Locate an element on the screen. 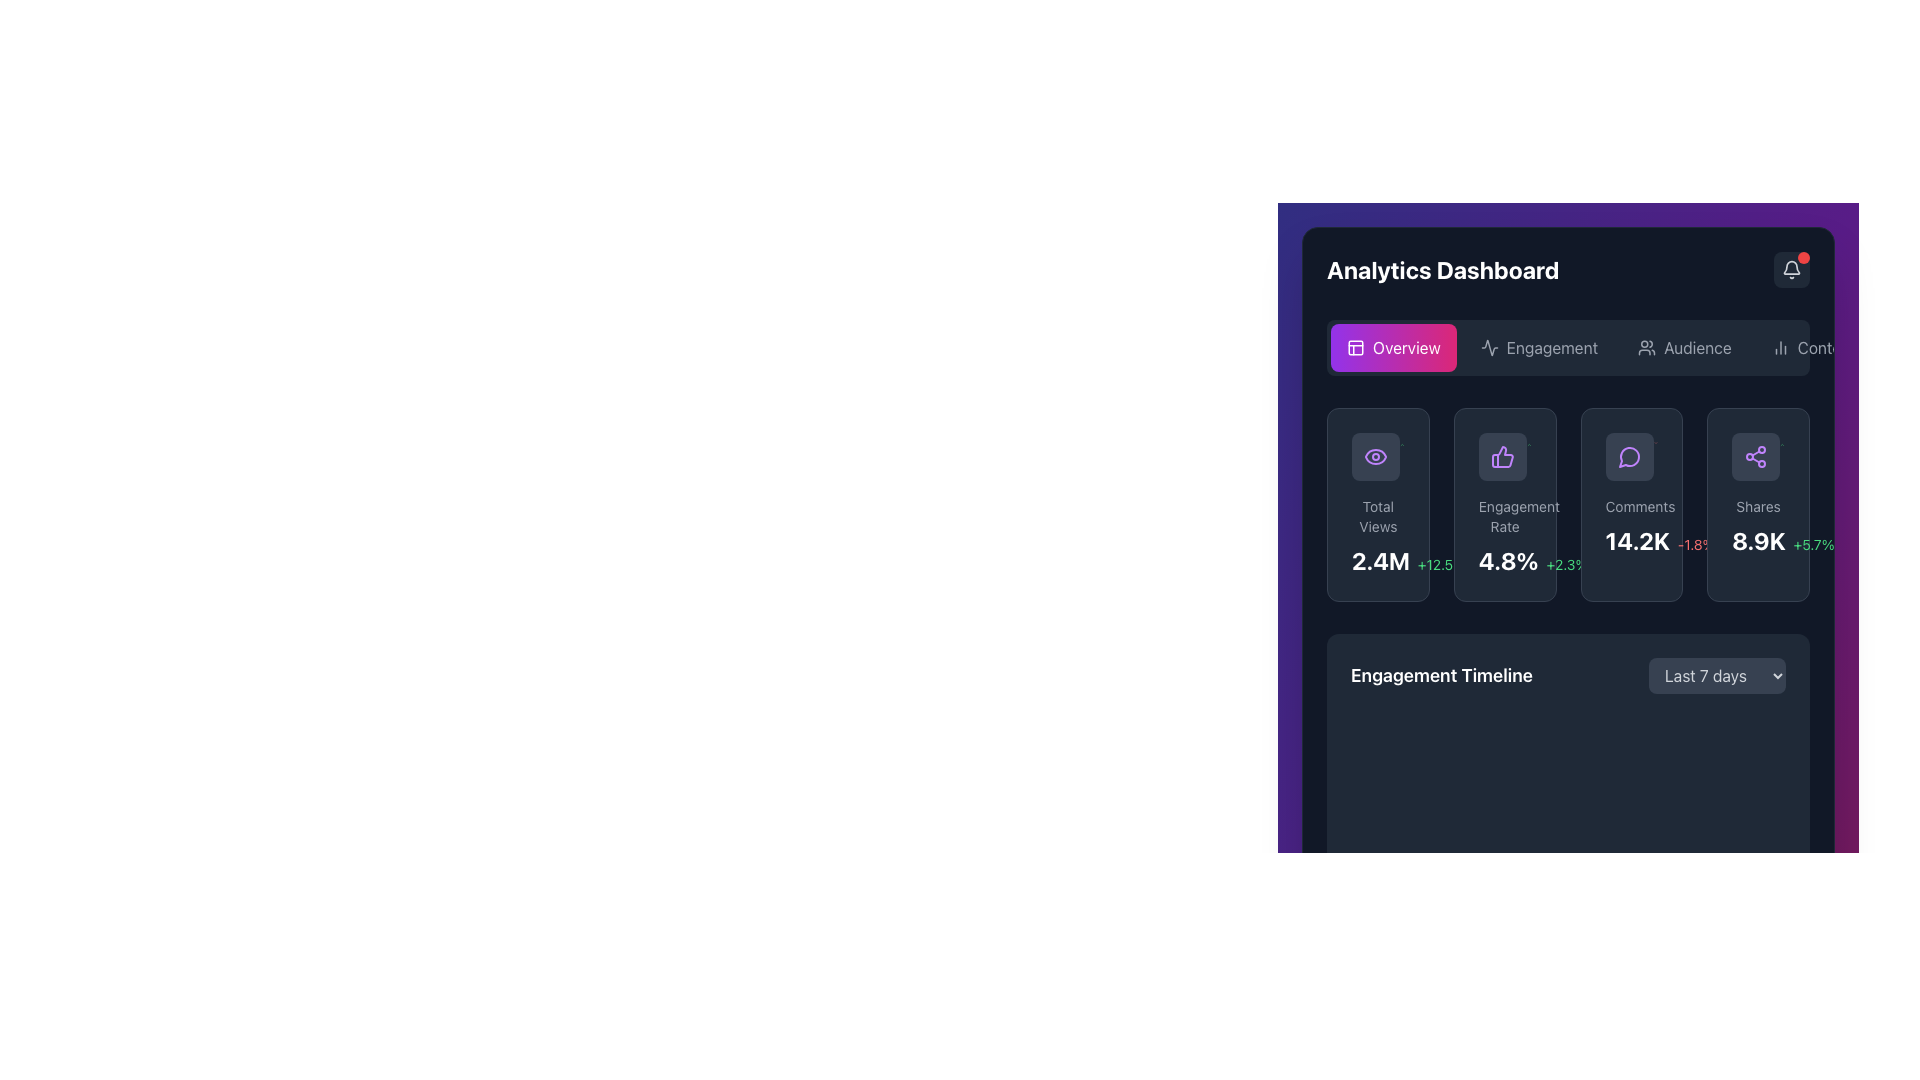  the layout icon located within the 'Overview' button in the header section of the dashboard interface is located at coordinates (1356, 346).